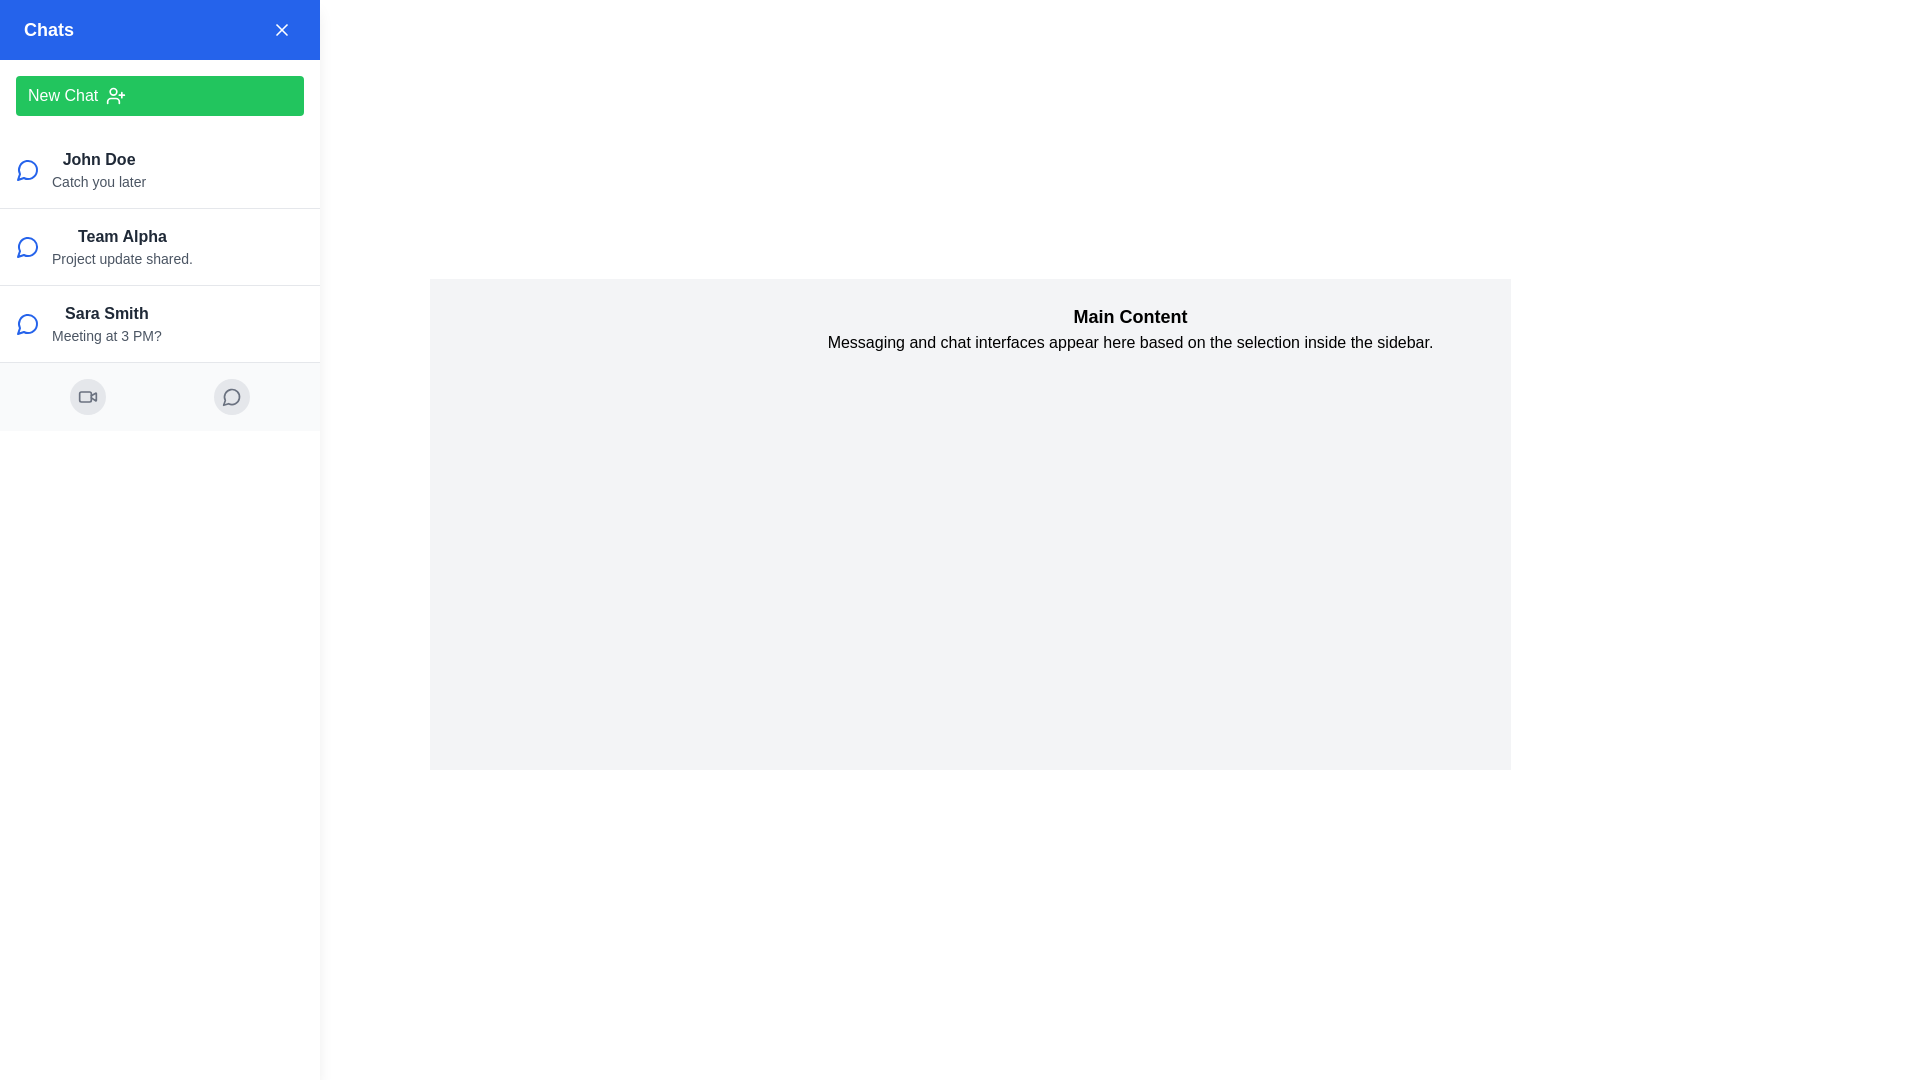  I want to click on the static text label that reads 'Meeting at 3 PM?' located below 'Sara Smith' in the chat item block, so click(105, 334).